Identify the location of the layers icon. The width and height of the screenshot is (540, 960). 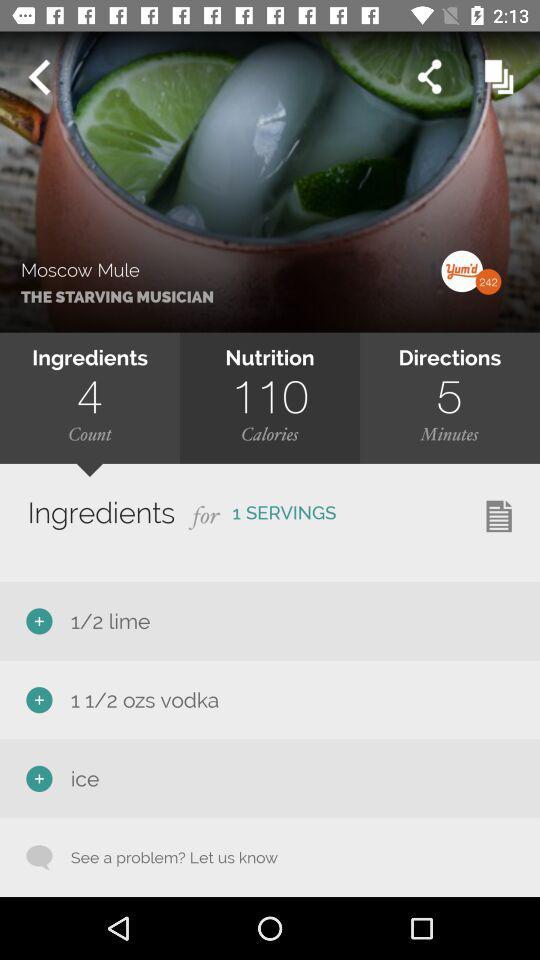
(498, 77).